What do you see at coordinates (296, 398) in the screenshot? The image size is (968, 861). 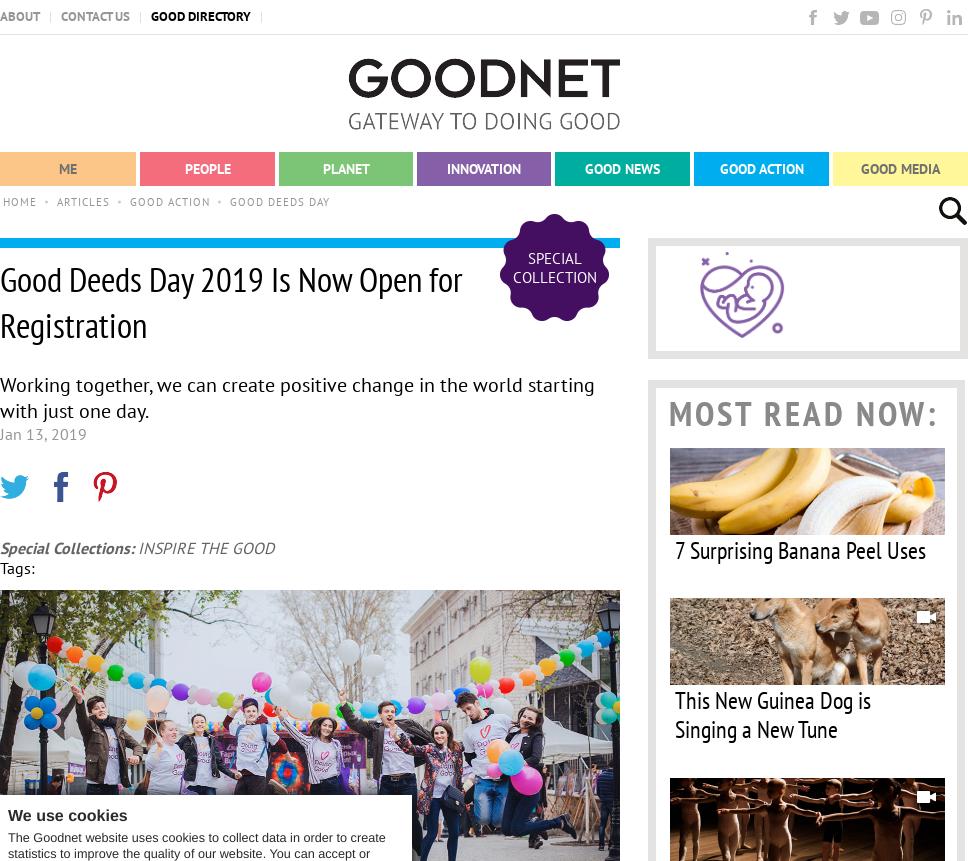 I see `'Working together, we can create positive change in the world starting with just one day.'` at bounding box center [296, 398].